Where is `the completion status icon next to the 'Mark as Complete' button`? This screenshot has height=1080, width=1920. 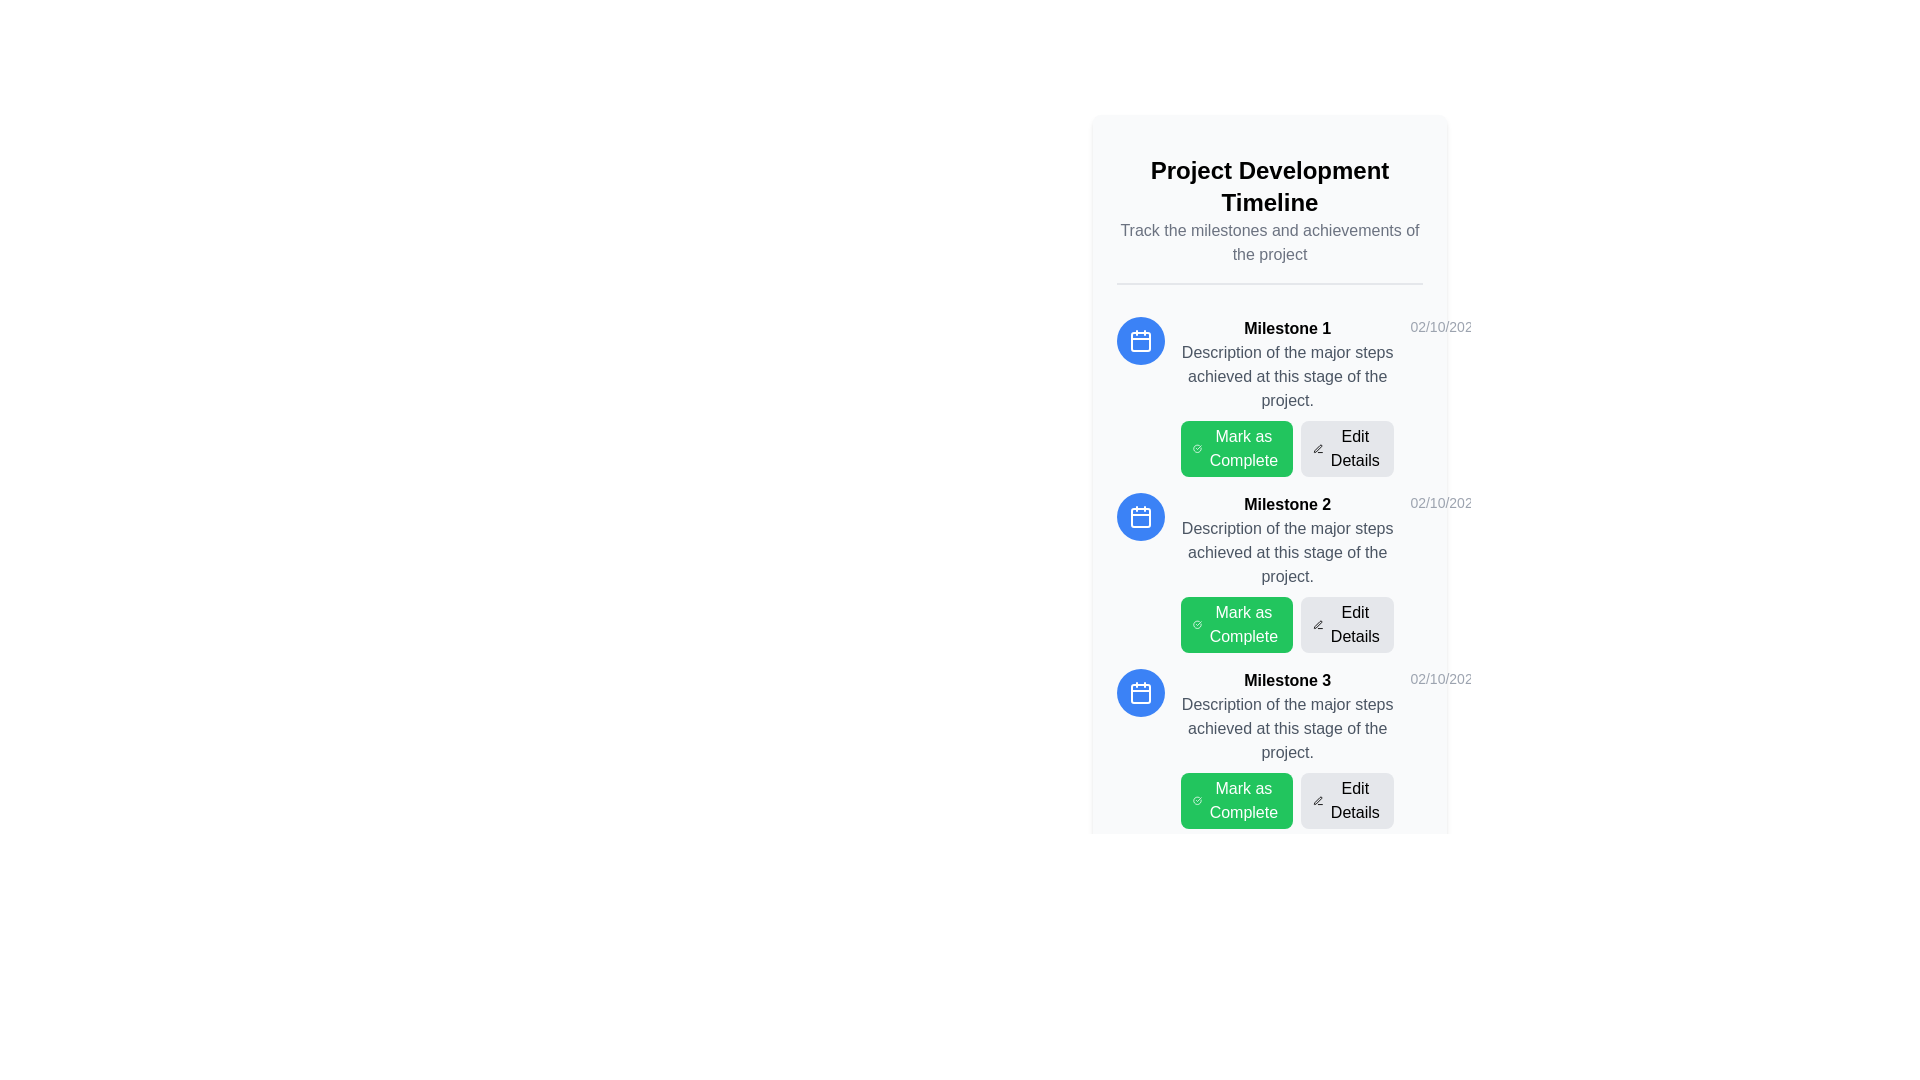 the completion status icon next to the 'Mark as Complete' button is located at coordinates (1197, 447).